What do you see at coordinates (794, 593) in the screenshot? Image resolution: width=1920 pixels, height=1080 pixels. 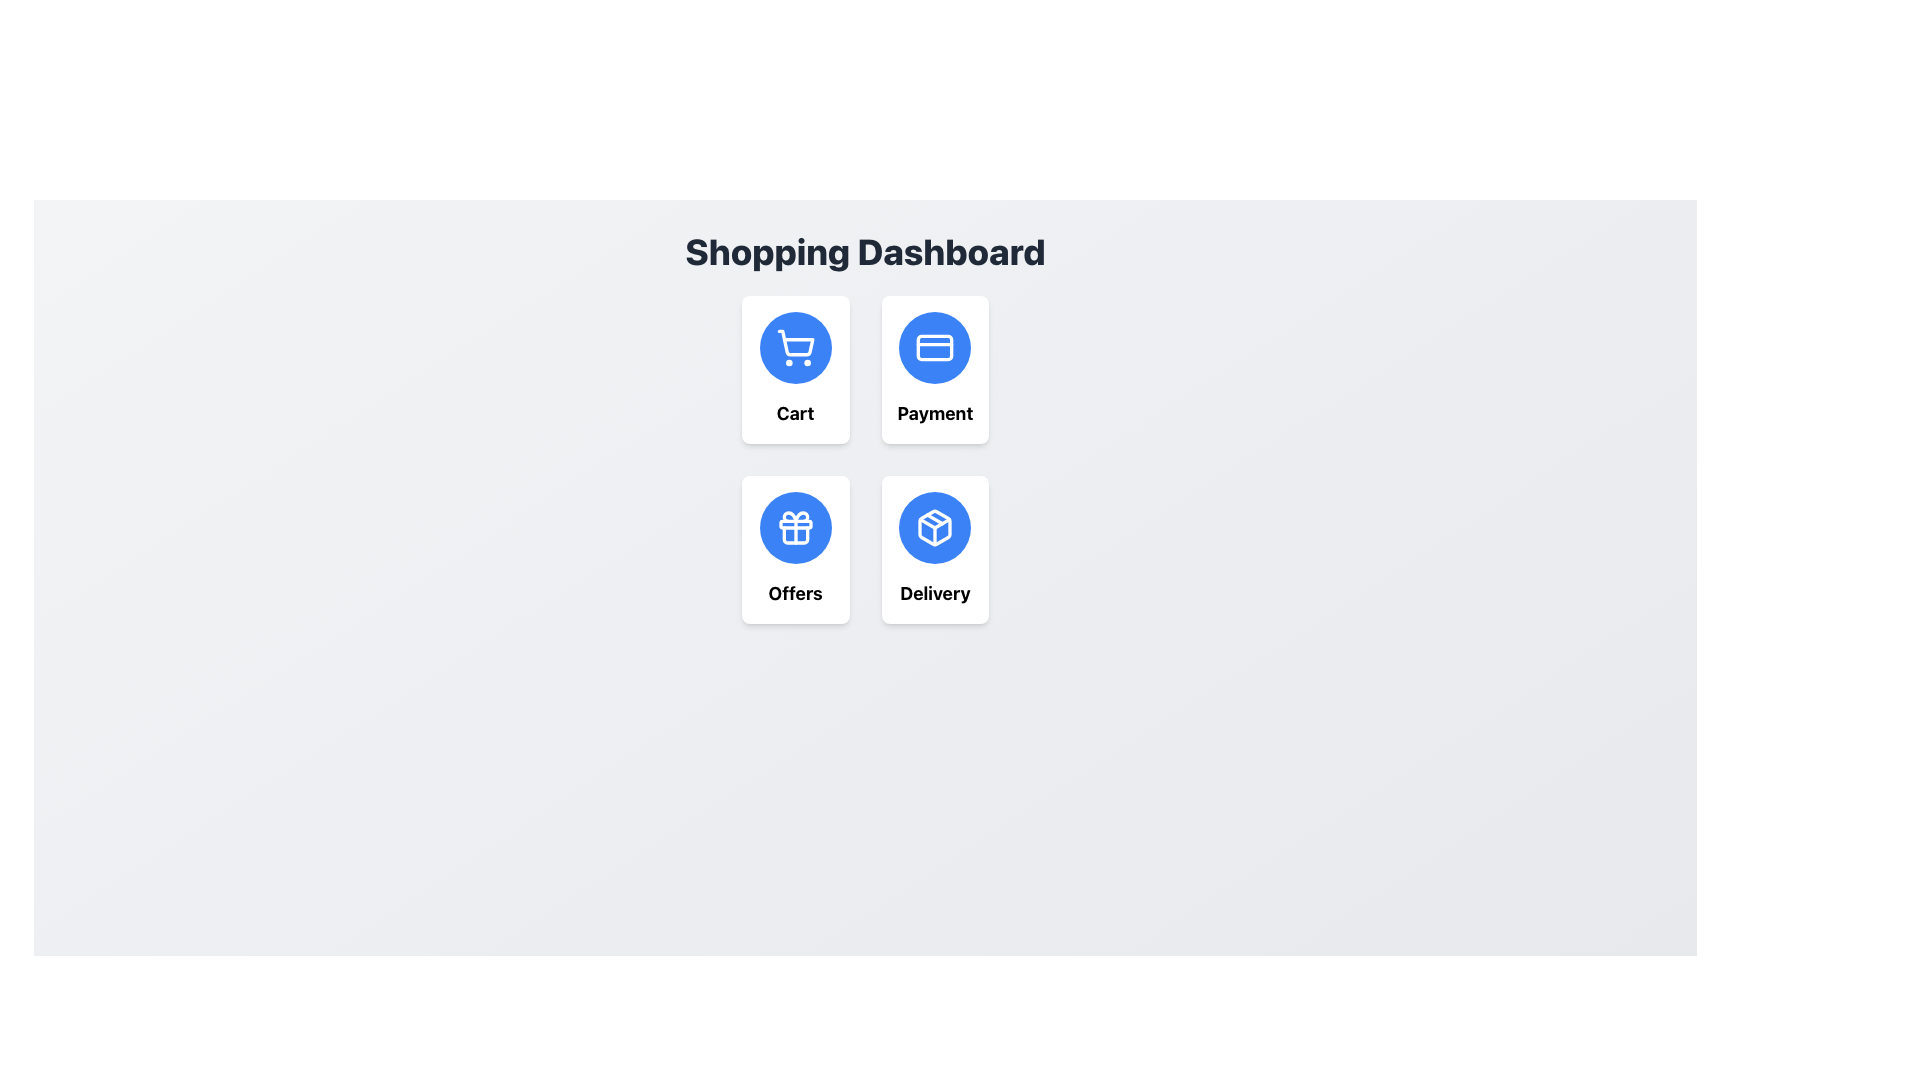 I see `the 'Offers' text label, which is displayed in bold black font below a gift icon on a white card in a 2x2 grid layout` at bounding box center [794, 593].